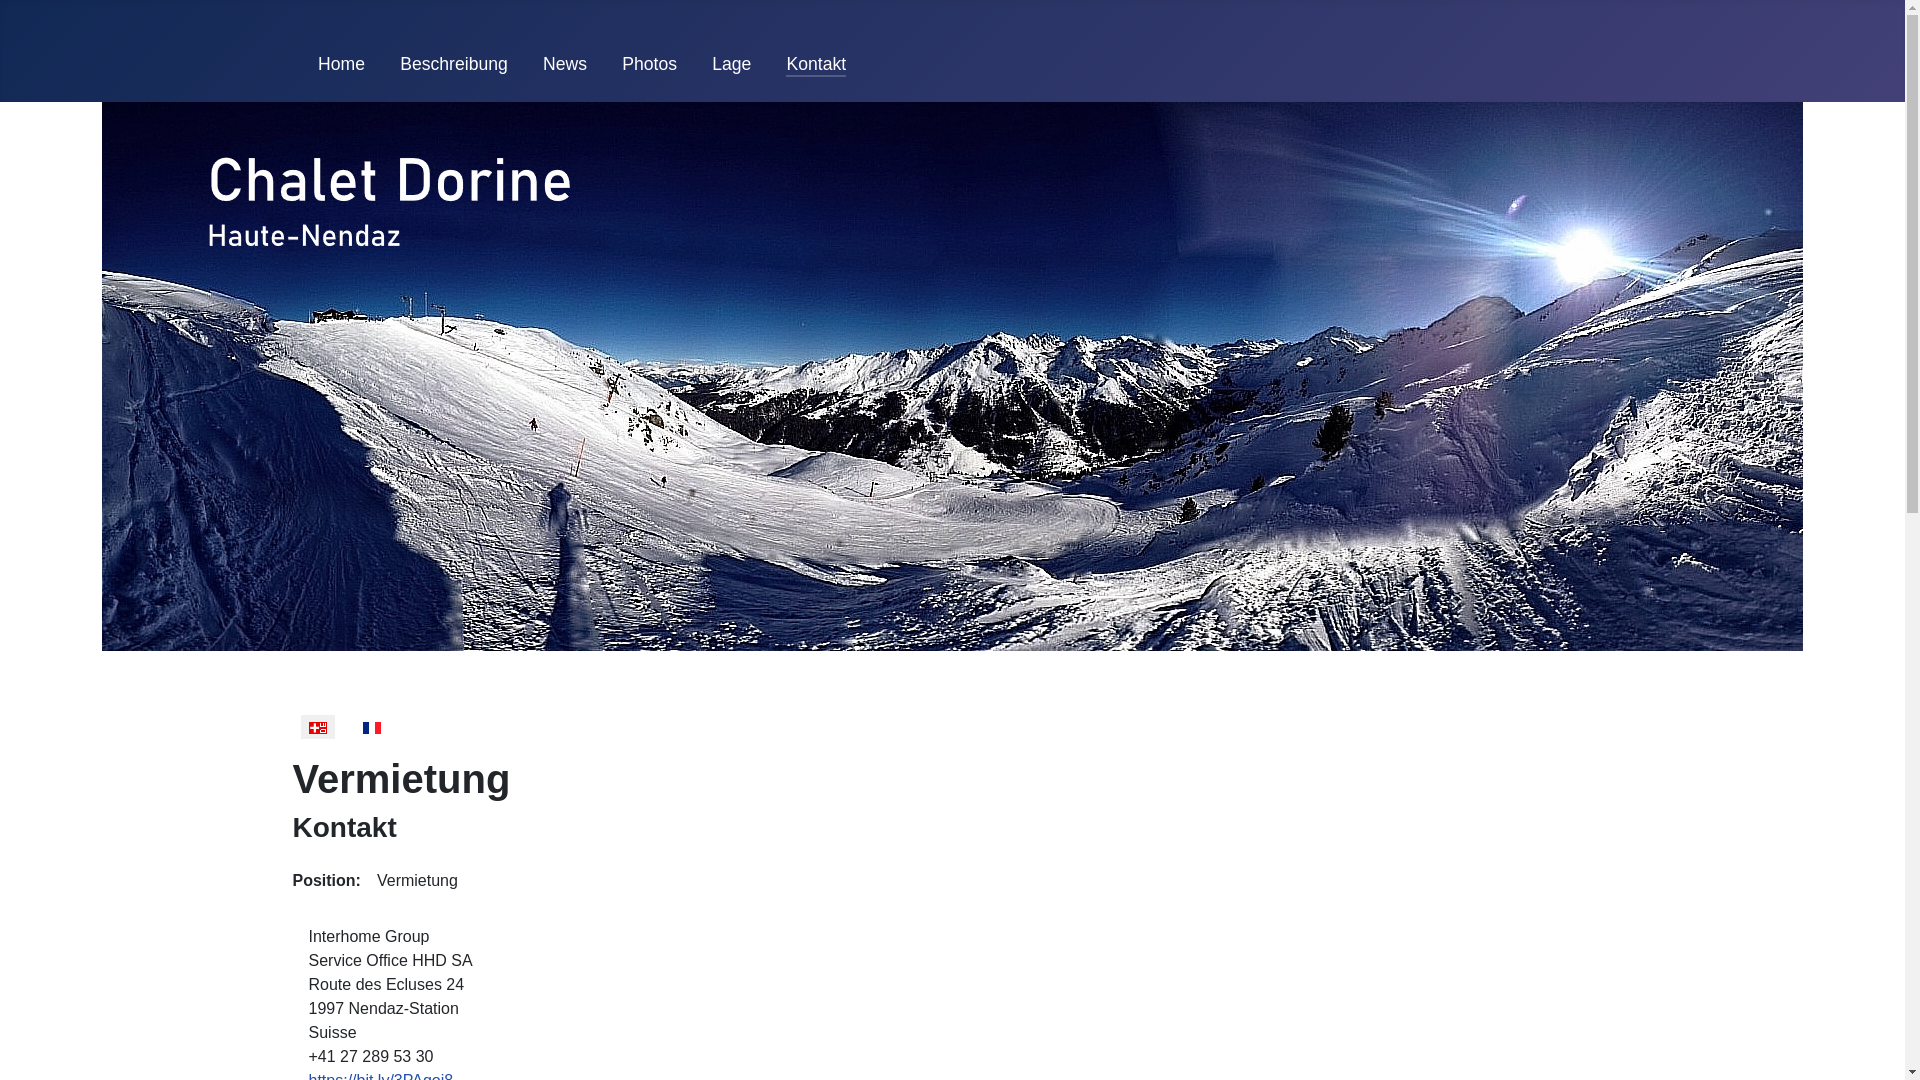 This screenshot has width=1920, height=1080. I want to click on 'Kontakt', so click(816, 63).